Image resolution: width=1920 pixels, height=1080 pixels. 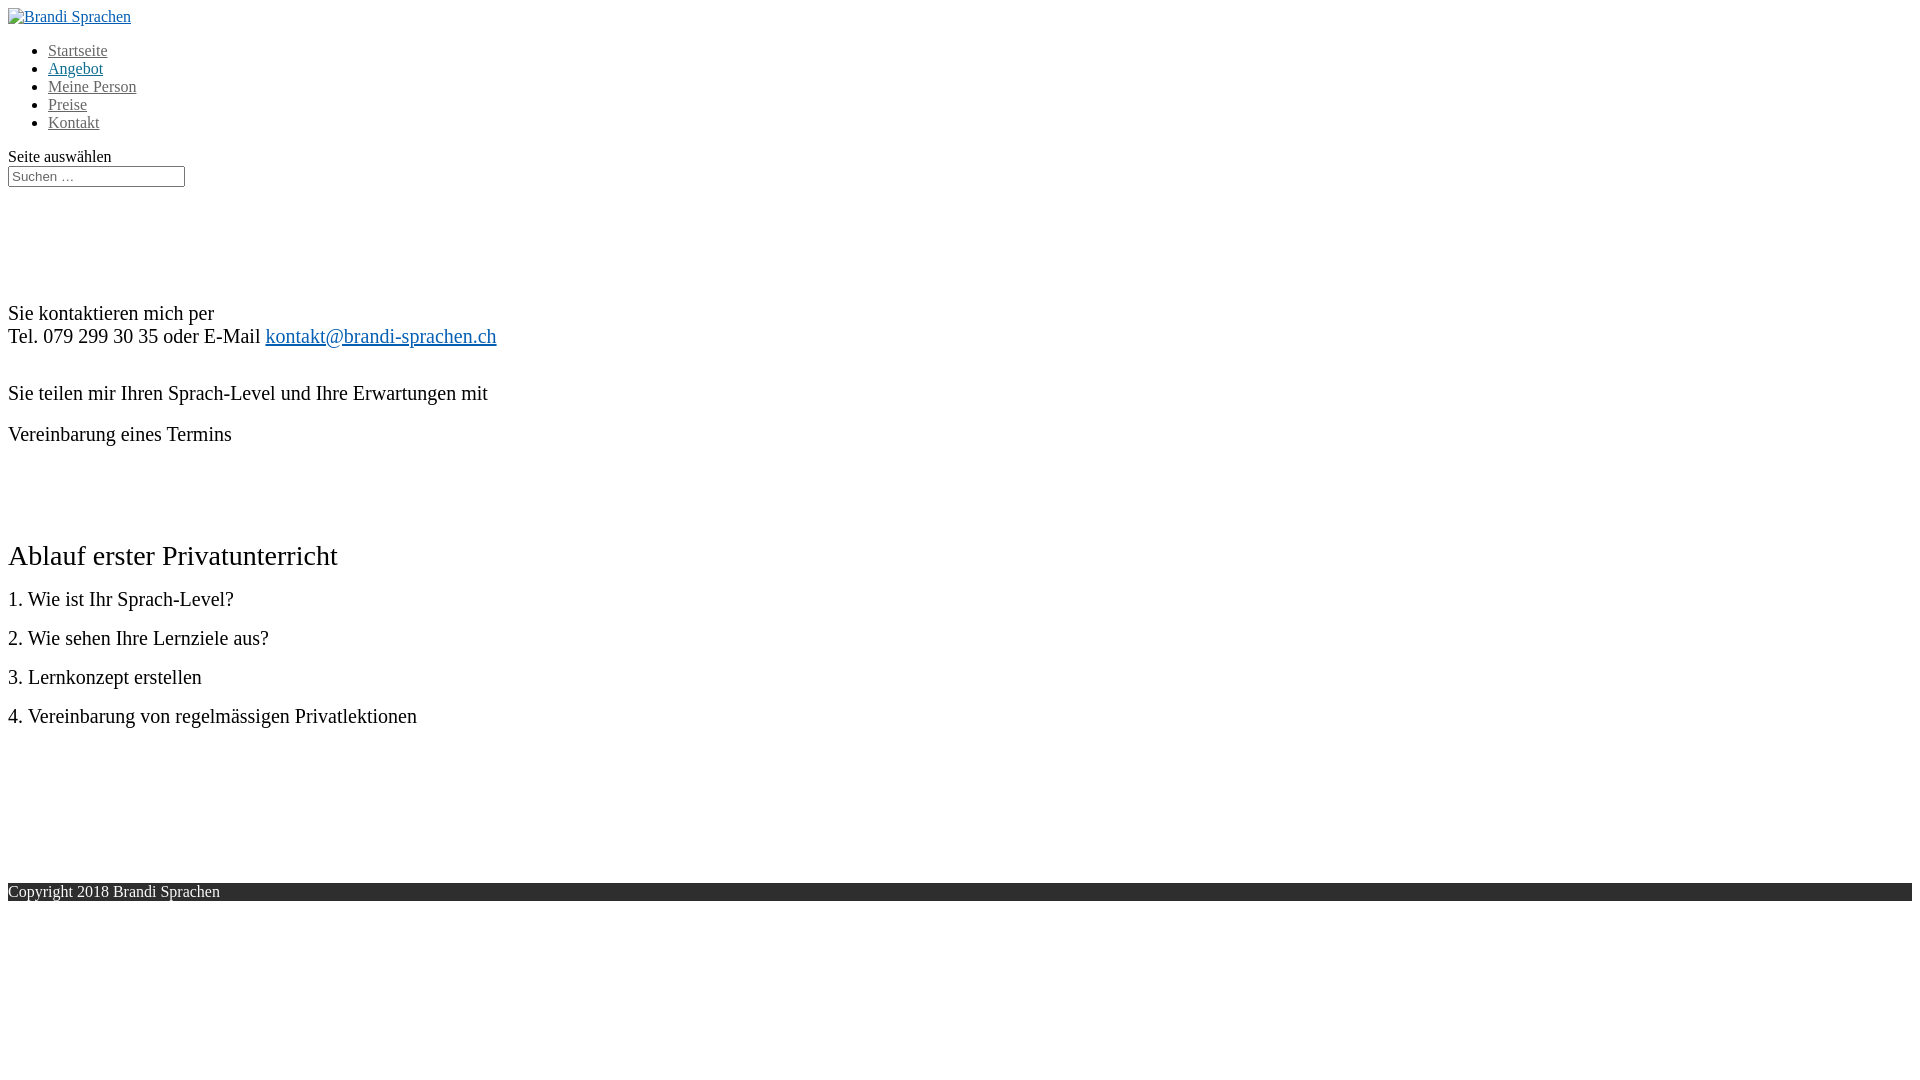 I want to click on 'kontakt@brandi-sprachen.ch', so click(x=263, y=334).